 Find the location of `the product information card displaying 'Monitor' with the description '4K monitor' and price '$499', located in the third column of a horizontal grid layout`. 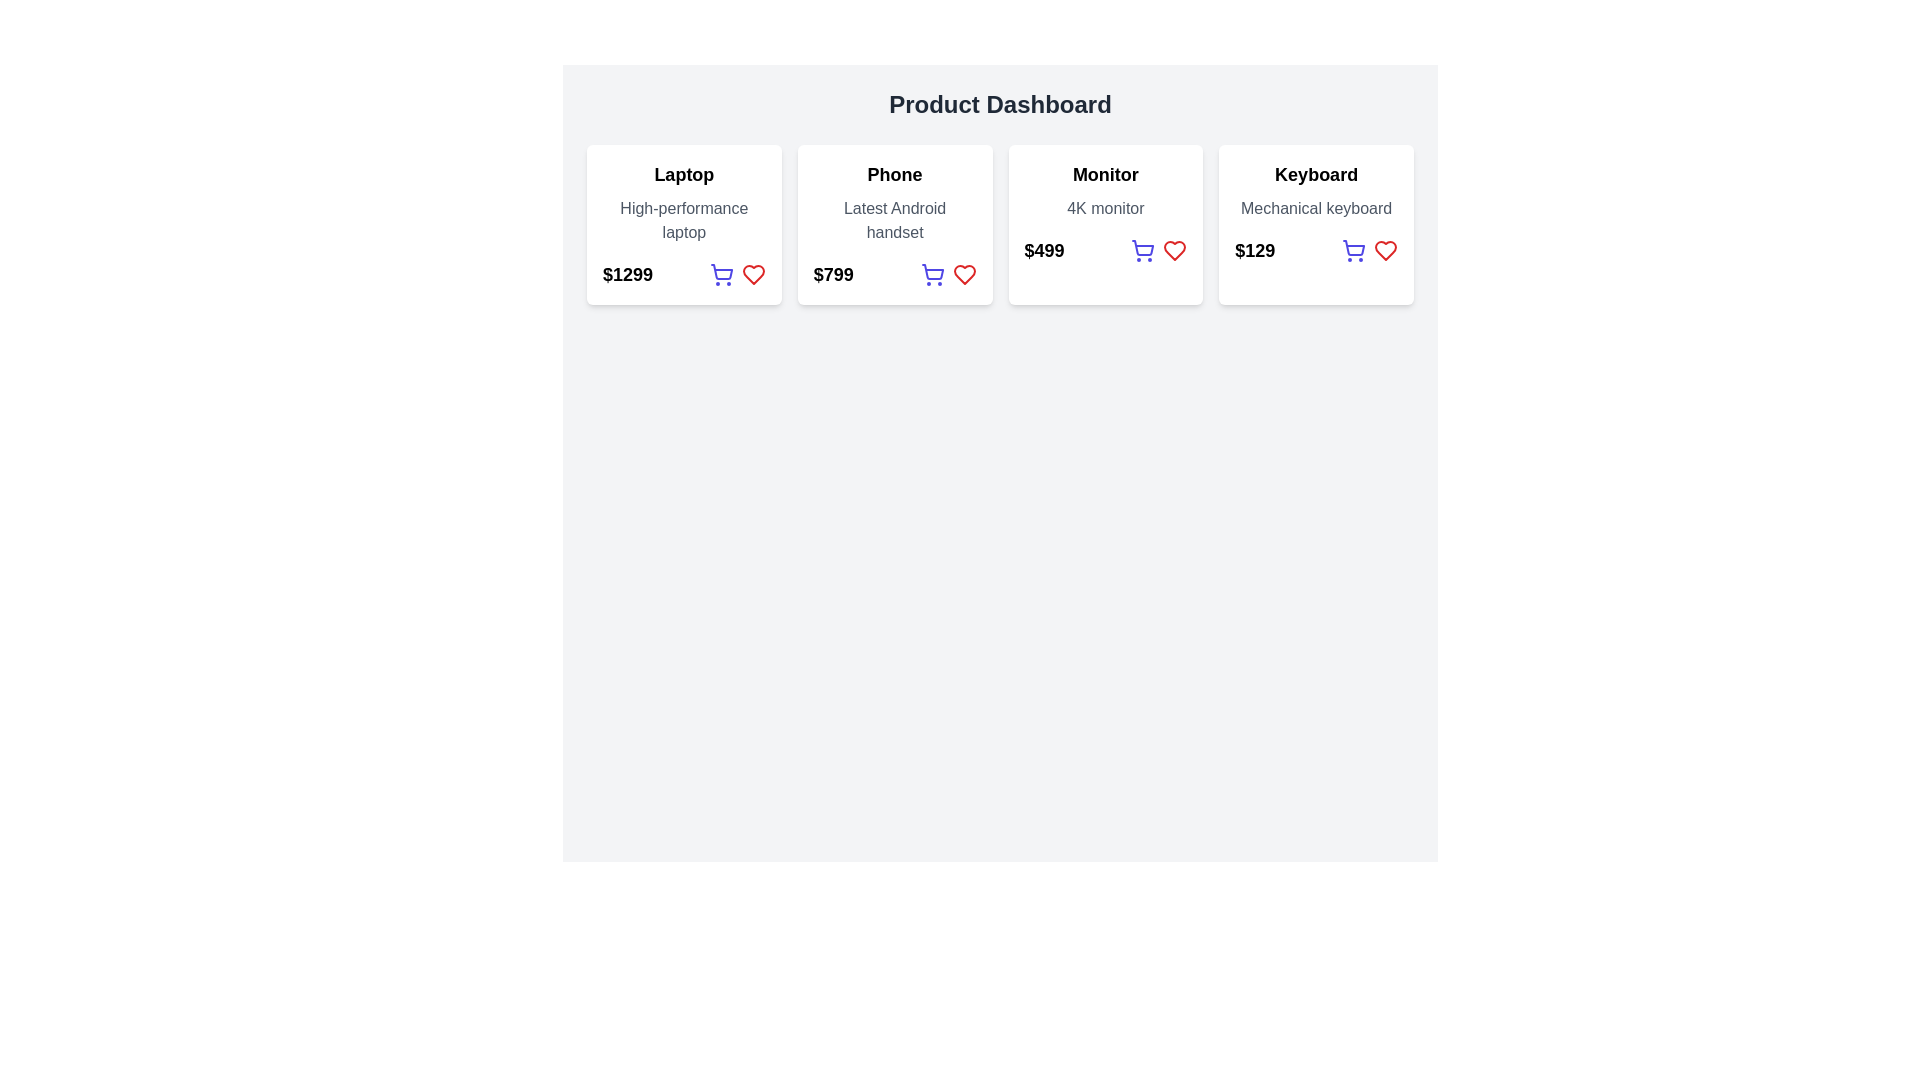

the product information card displaying 'Monitor' with the description '4K monitor' and price '$499', located in the third column of a horizontal grid layout is located at coordinates (1104, 224).